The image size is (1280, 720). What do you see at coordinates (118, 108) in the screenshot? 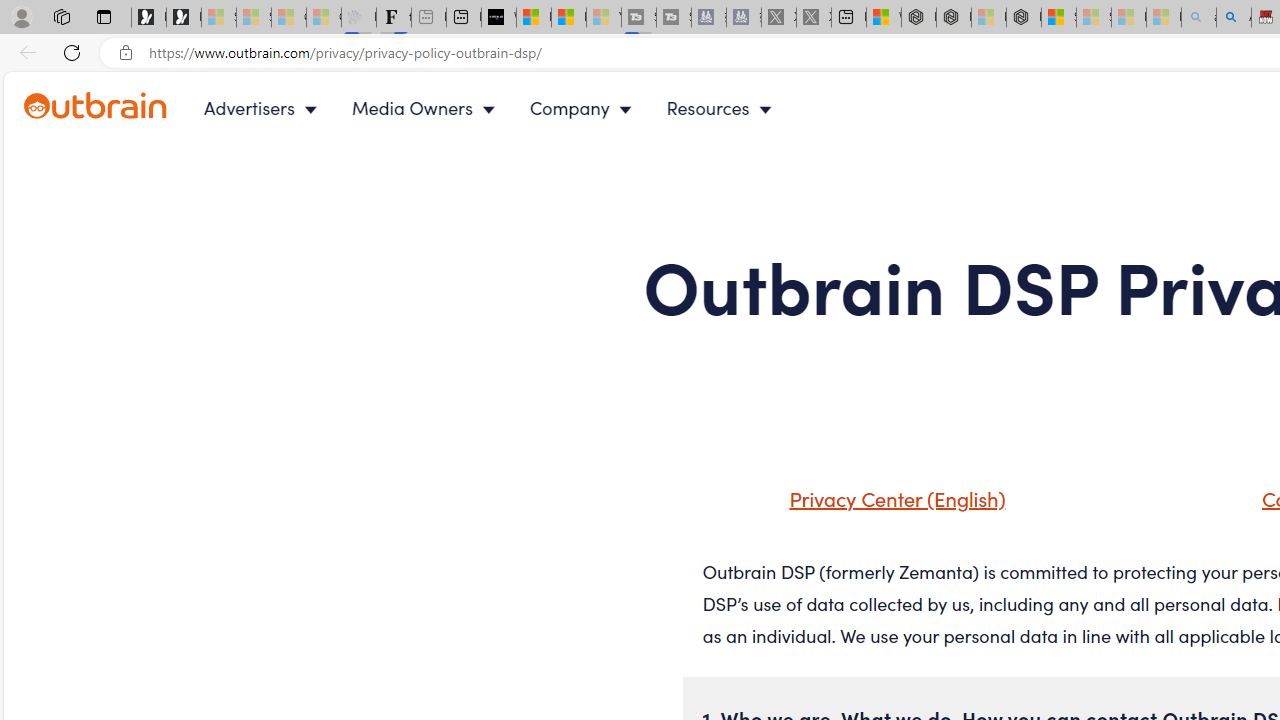
I see `'Outbrain logo - link to homepage'` at bounding box center [118, 108].